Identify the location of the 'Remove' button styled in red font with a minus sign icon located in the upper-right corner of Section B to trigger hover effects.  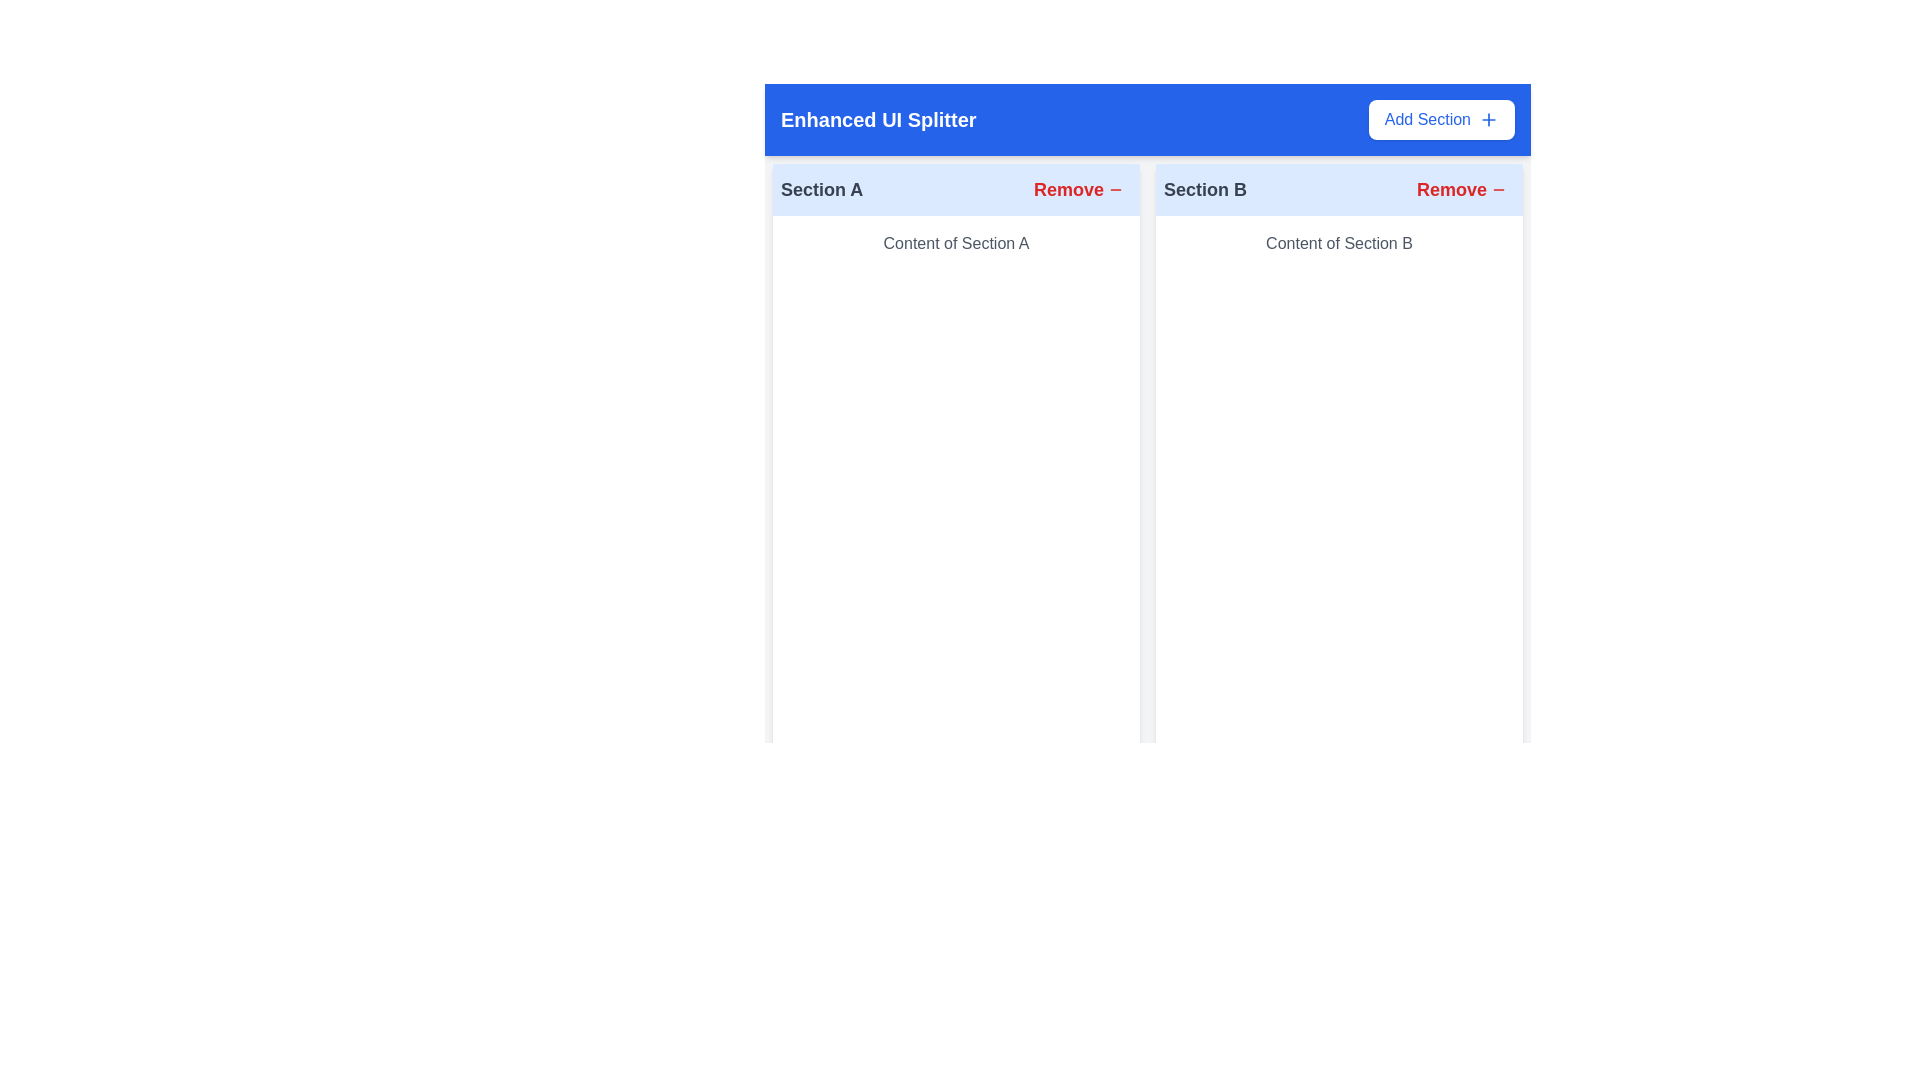
(1461, 189).